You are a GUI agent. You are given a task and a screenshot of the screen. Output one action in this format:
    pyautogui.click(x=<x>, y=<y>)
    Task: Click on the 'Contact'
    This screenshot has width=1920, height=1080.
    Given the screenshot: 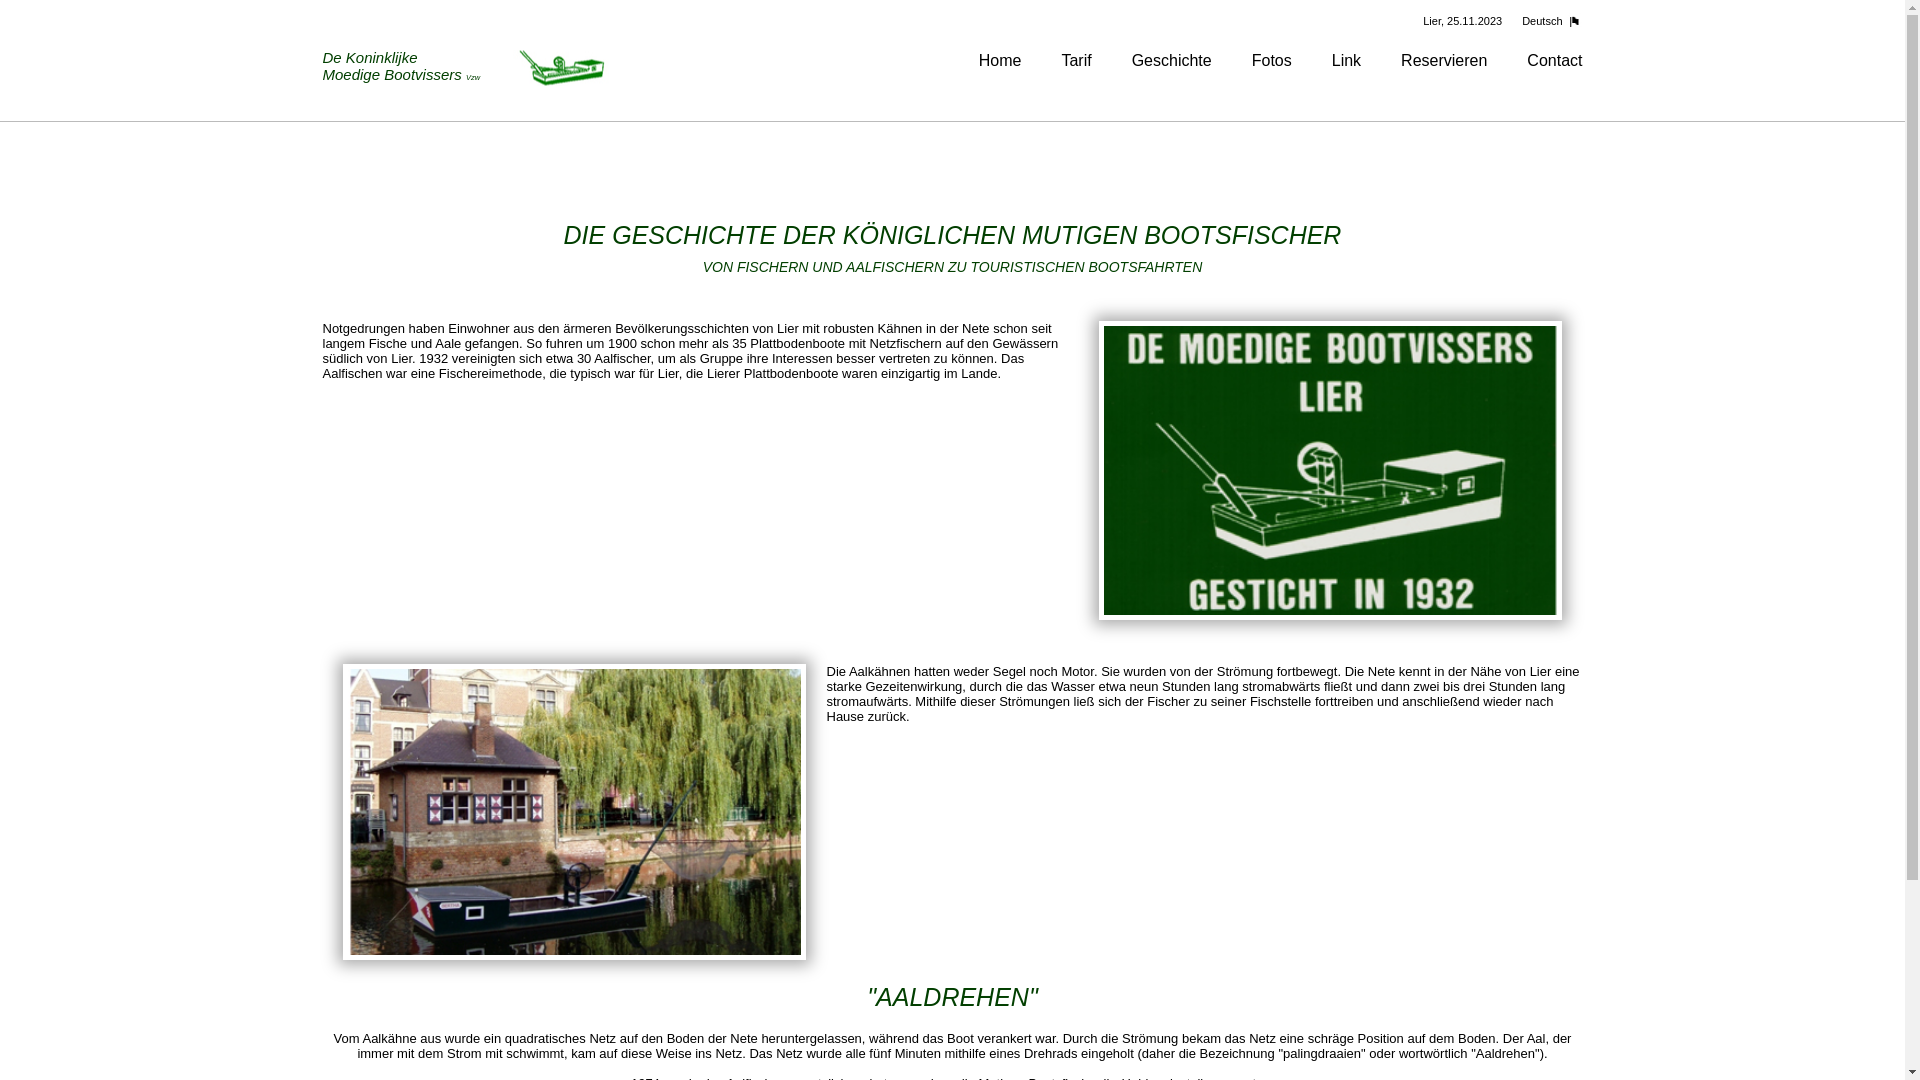 What is the action you would take?
    pyautogui.click(x=1553, y=59)
    